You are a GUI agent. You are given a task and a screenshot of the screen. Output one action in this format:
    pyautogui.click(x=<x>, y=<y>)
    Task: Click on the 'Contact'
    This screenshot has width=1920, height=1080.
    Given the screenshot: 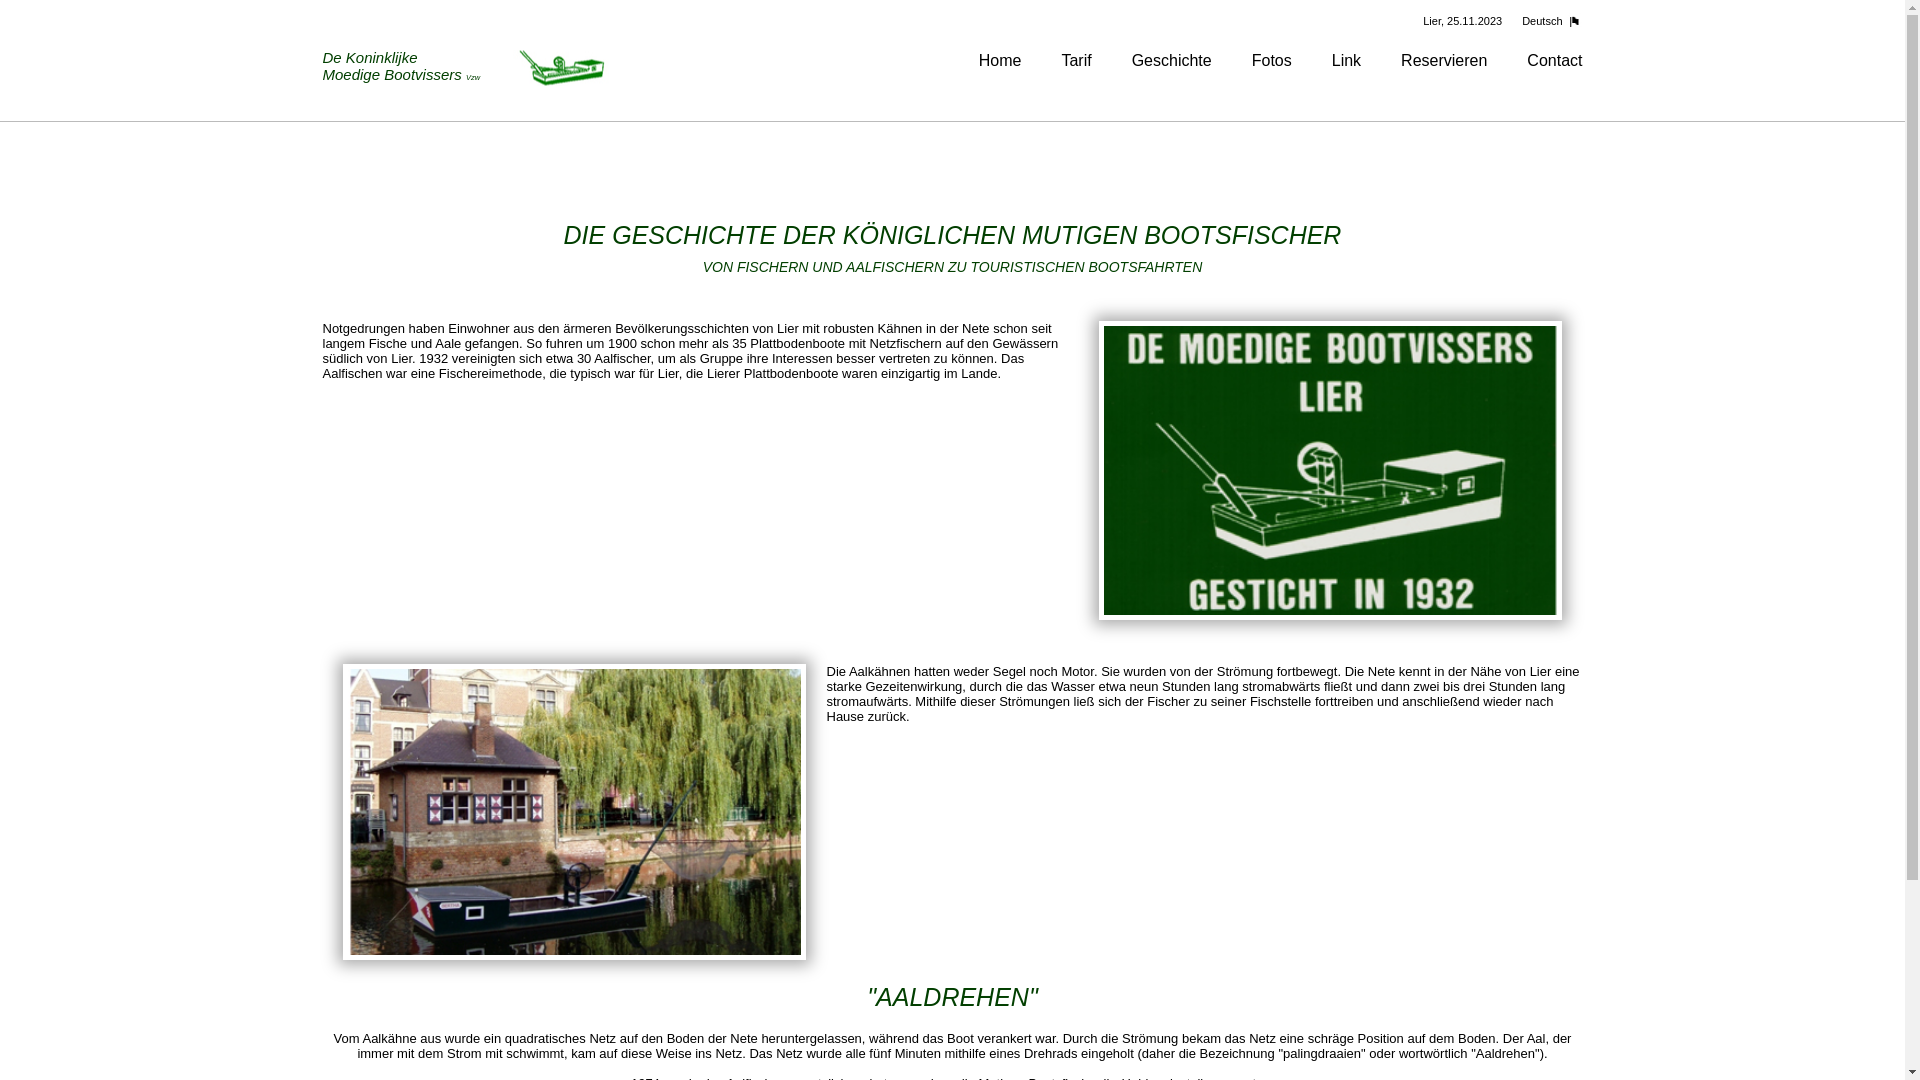 What is the action you would take?
    pyautogui.click(x=1553, y=59)
    